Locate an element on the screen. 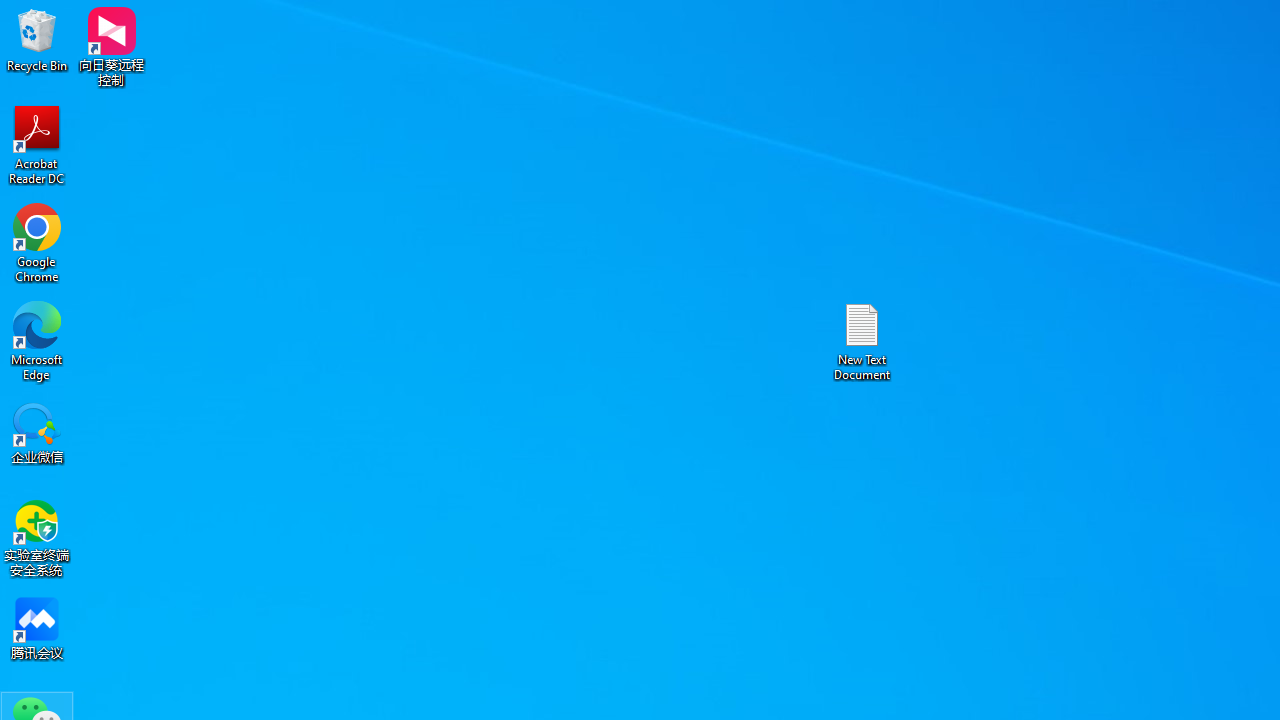 This screenshot has width=1280, height=720. 'Google Chrome' is located at coordinates (37, 242).